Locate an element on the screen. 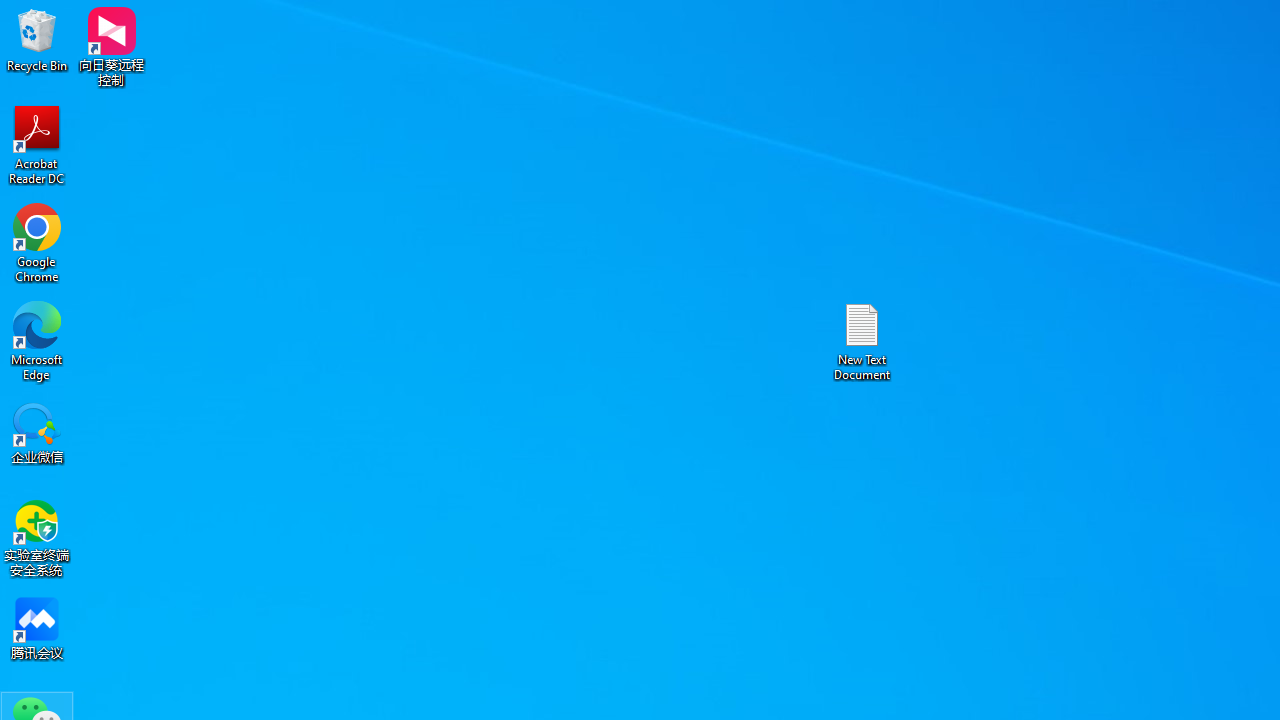 This screenshot has width=1280, height=720. 'Google Chrome' is located at coordinates (37, 242).